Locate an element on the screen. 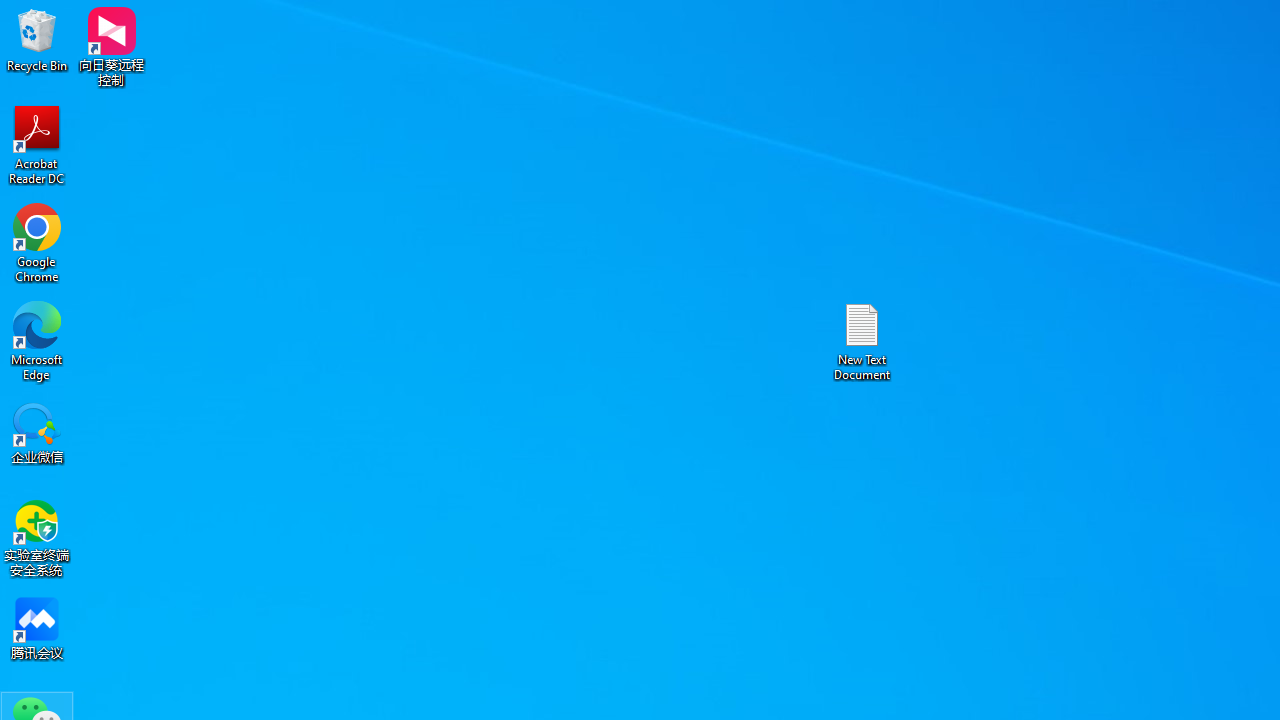 This screenshot has width=1280, height=720. 'Google Chrome' is located at coordinates (37, 242).